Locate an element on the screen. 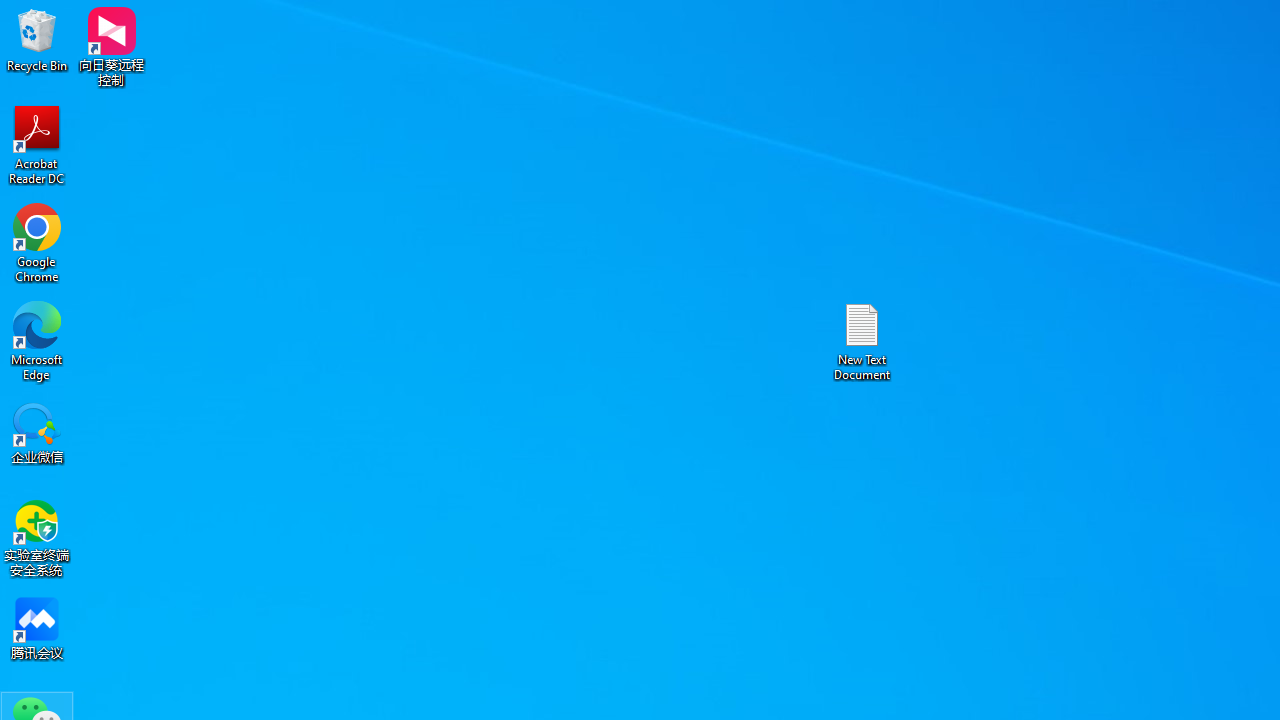 This screenshot has width=1280, height=720. 'Google Chrome' is located at coordinates (37, 242).